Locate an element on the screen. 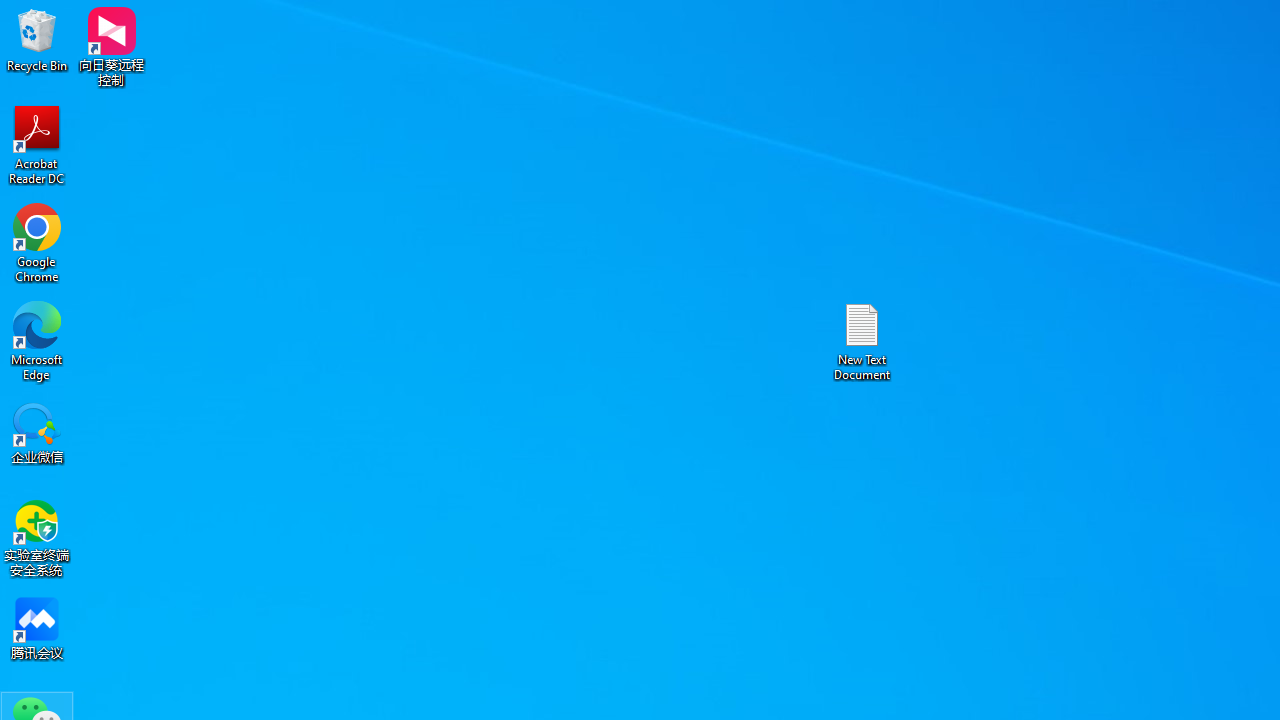 This screenshot has width=1280, height=720. 'Google Chrome' is located at coordinates (37, 242).